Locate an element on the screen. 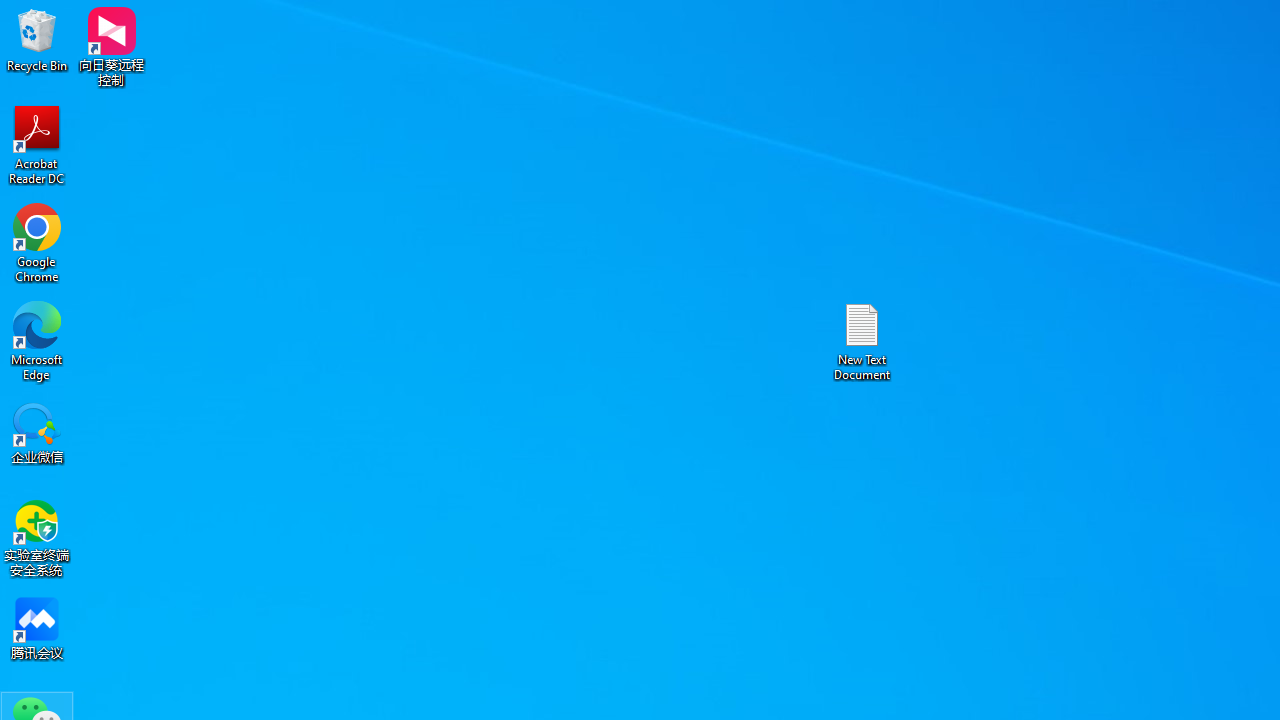 This screenshot has width=1280, height=720. 'Google Chrome' is located at coordinates (37, 242).